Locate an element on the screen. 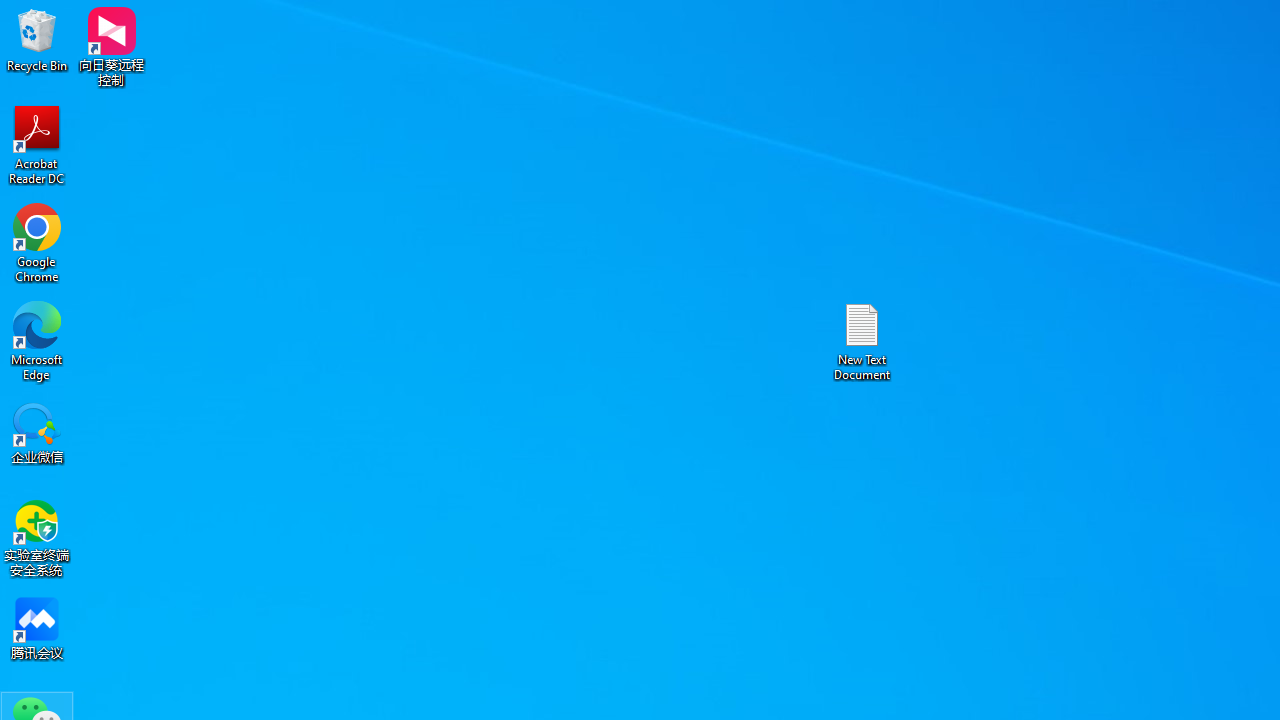 This screenshot has width=1280, height=720. 'Google Chrome' is located at coordinates (37, 242).